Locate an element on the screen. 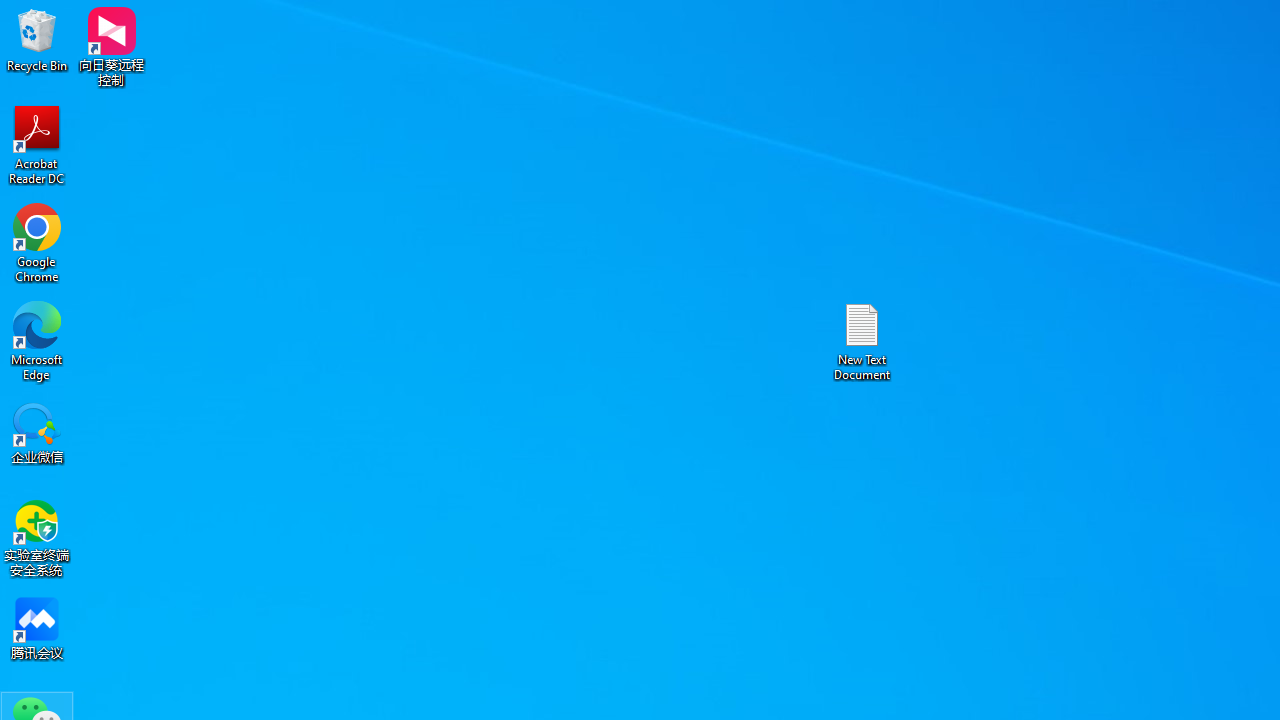 This screenshot has width=1280, height=720. 'Google Chrome' is located at coordinates (37, 242).